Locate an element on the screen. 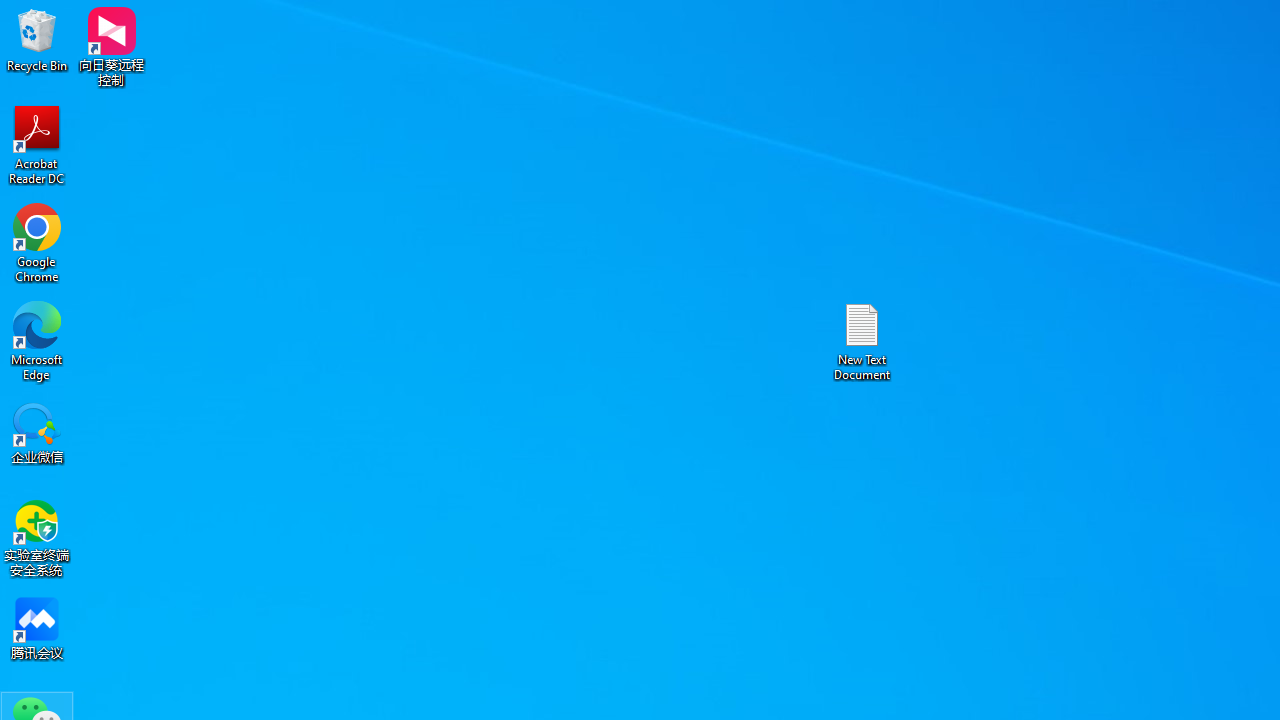 This screenshot has width=1280, height=720. 'Google Chrome' is located at coordinates (37, 242).